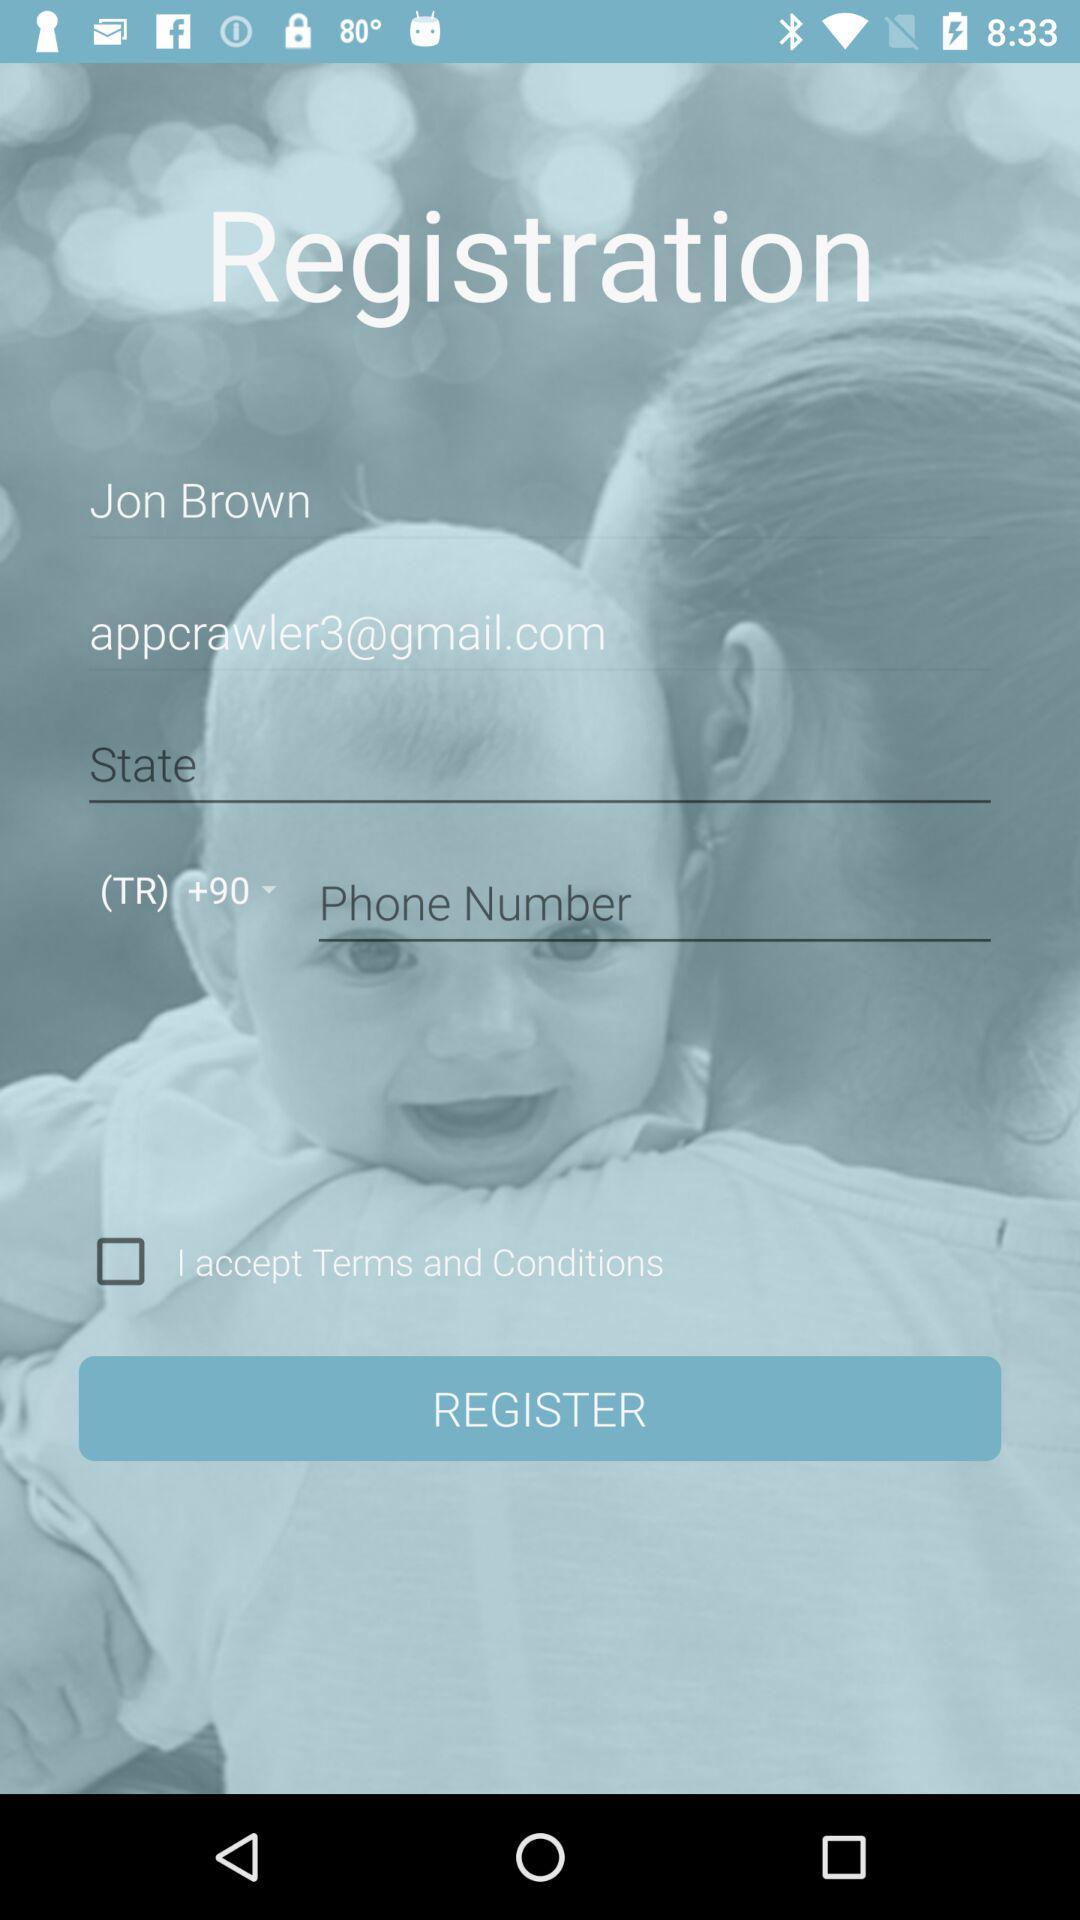 The height and width of the screenshot is (1920, 1080). Describe the element at coordinates (654, 898) in the screenshot. I see `item above the i accept terms` at that location.